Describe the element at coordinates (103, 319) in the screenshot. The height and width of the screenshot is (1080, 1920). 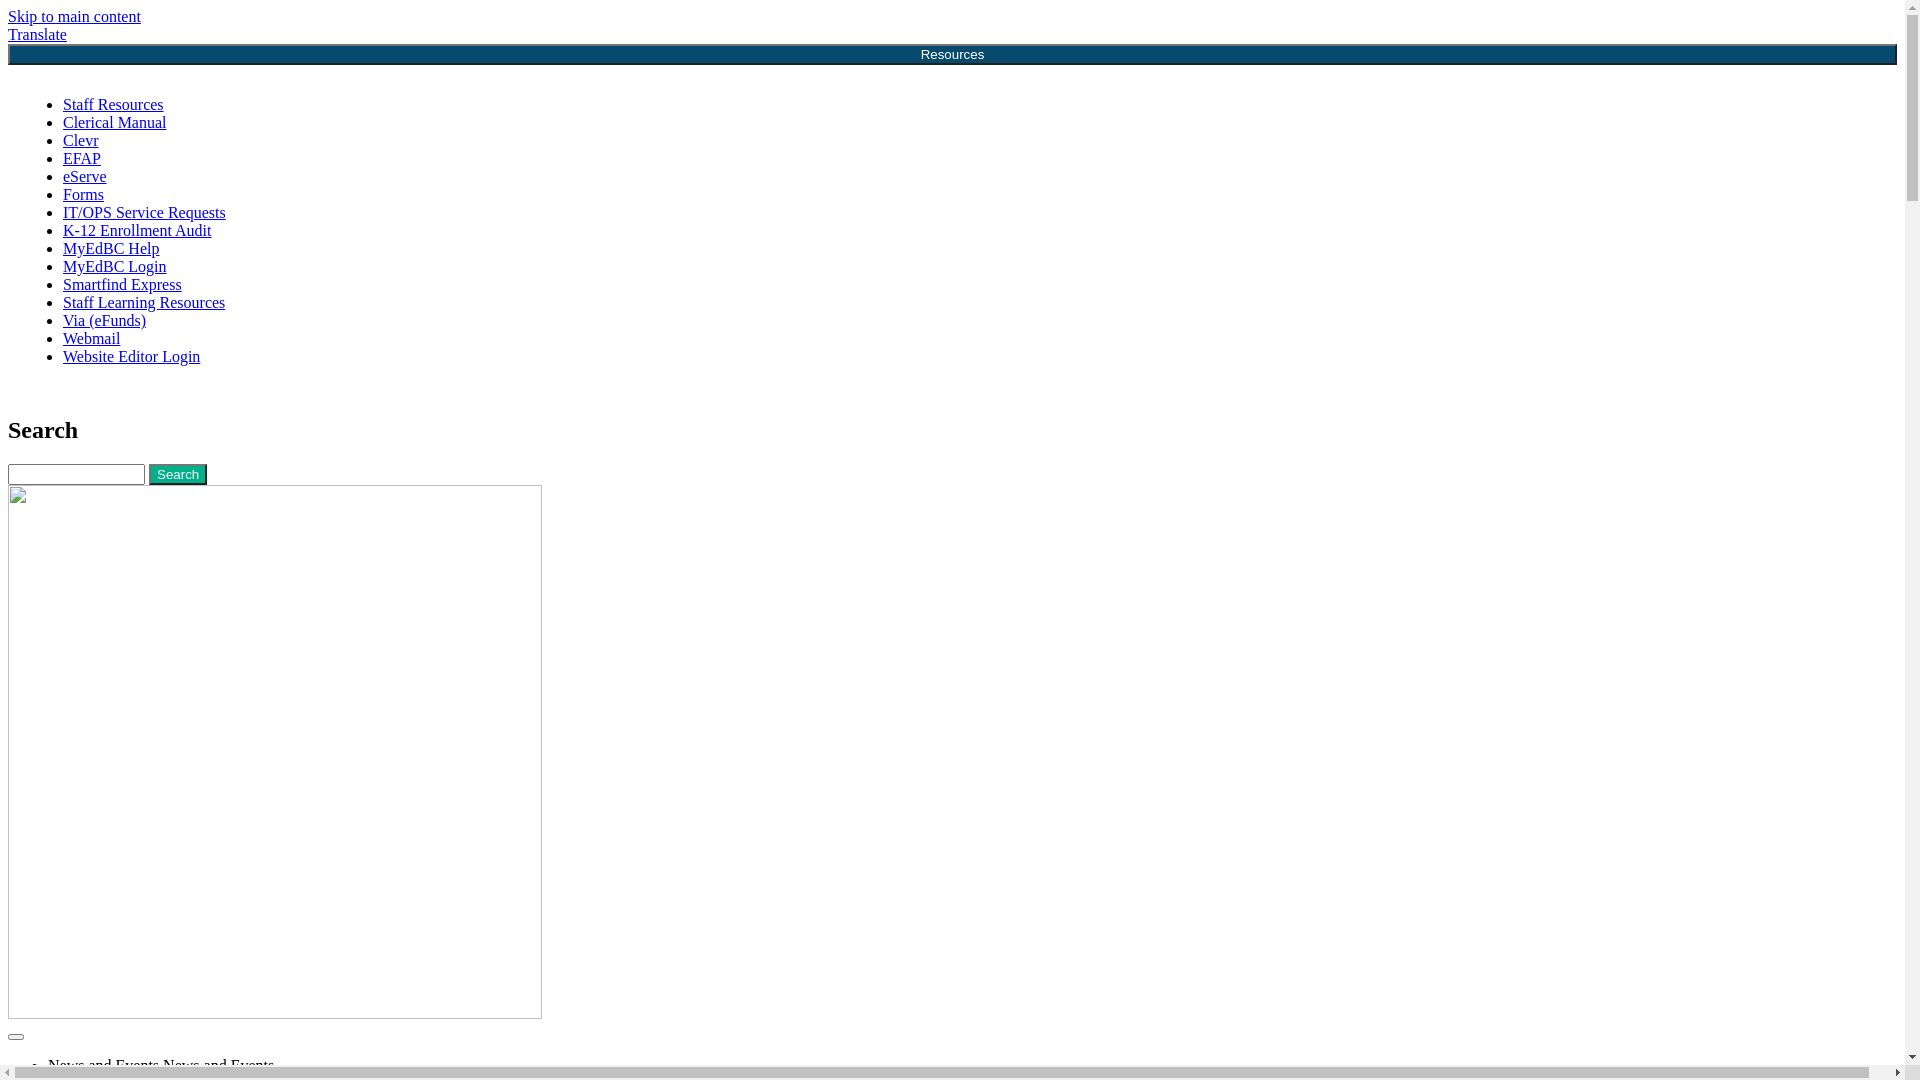
I see `'Via (eFunds)'` at that location.